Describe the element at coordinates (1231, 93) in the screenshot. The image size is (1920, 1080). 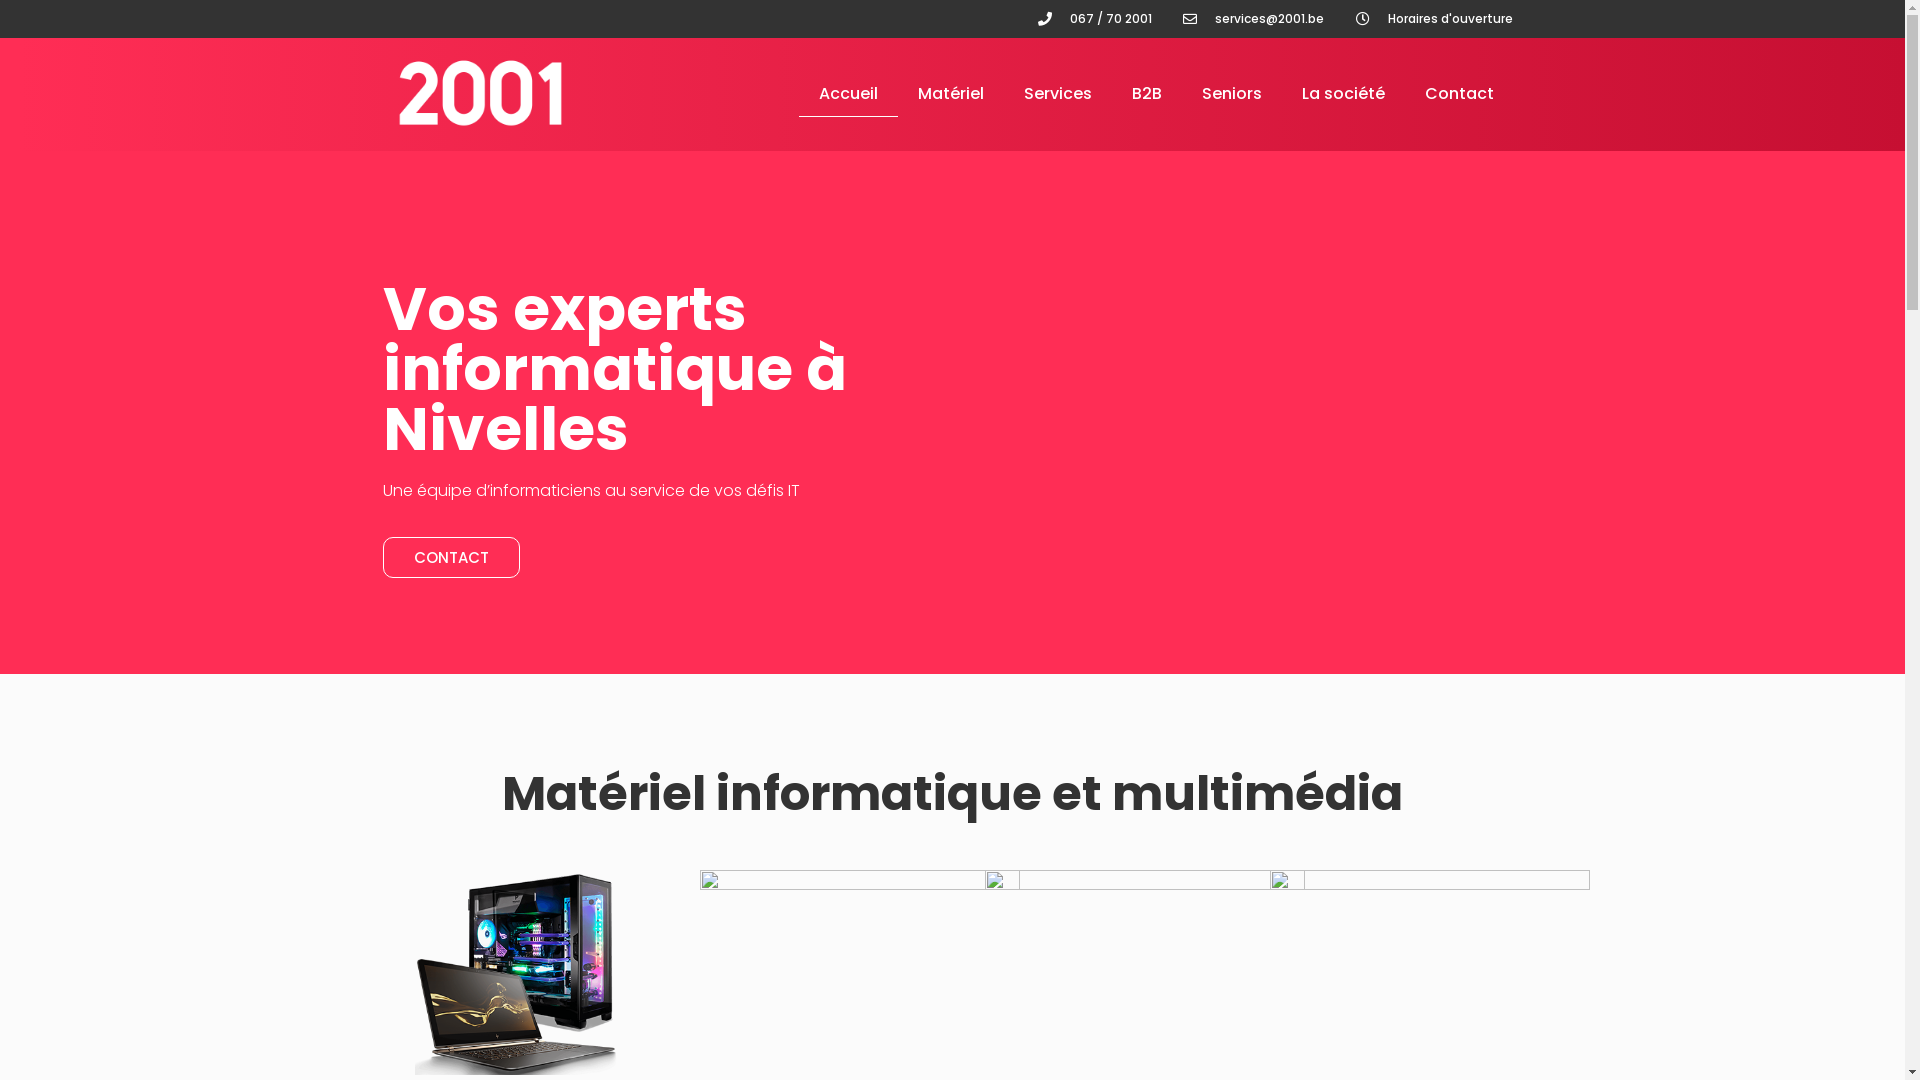
I see `'Seniors'` at that location.